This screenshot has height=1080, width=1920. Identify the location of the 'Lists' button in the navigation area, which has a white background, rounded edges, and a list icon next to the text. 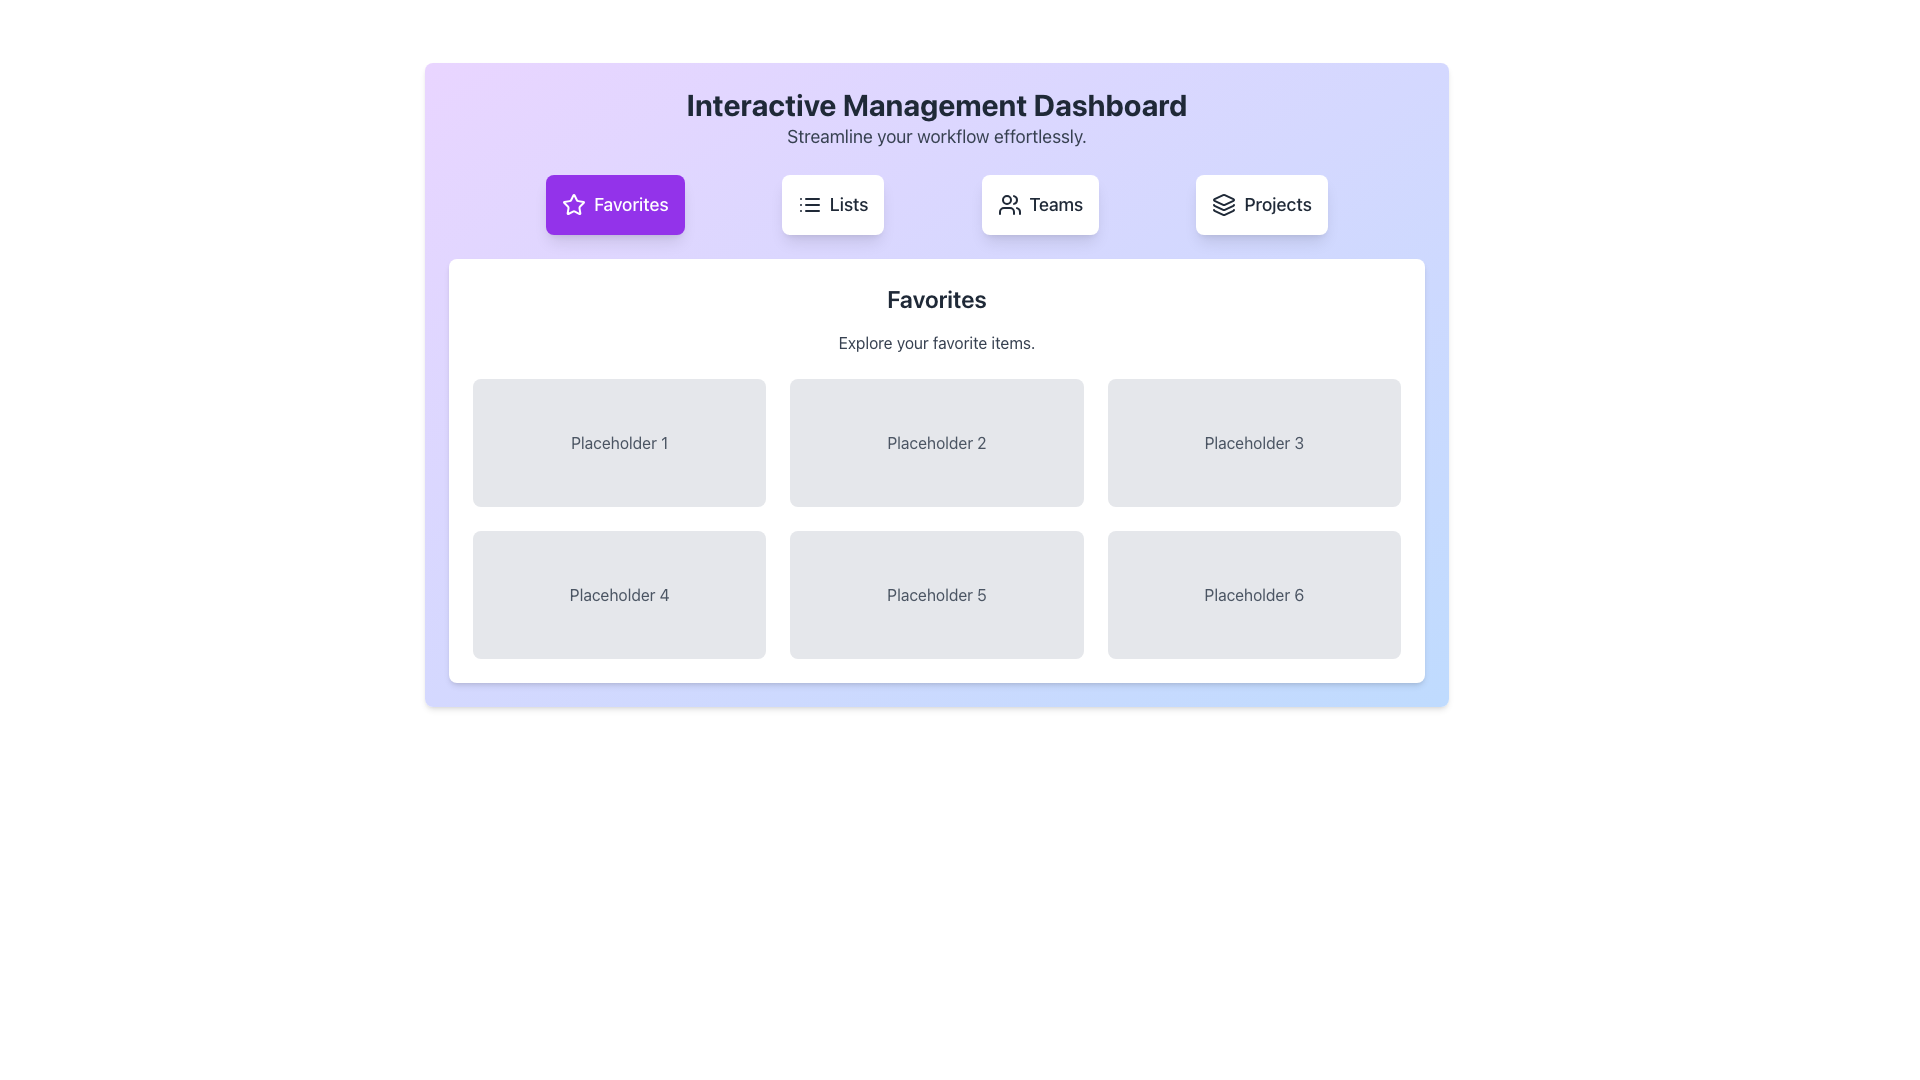
(833, 204).